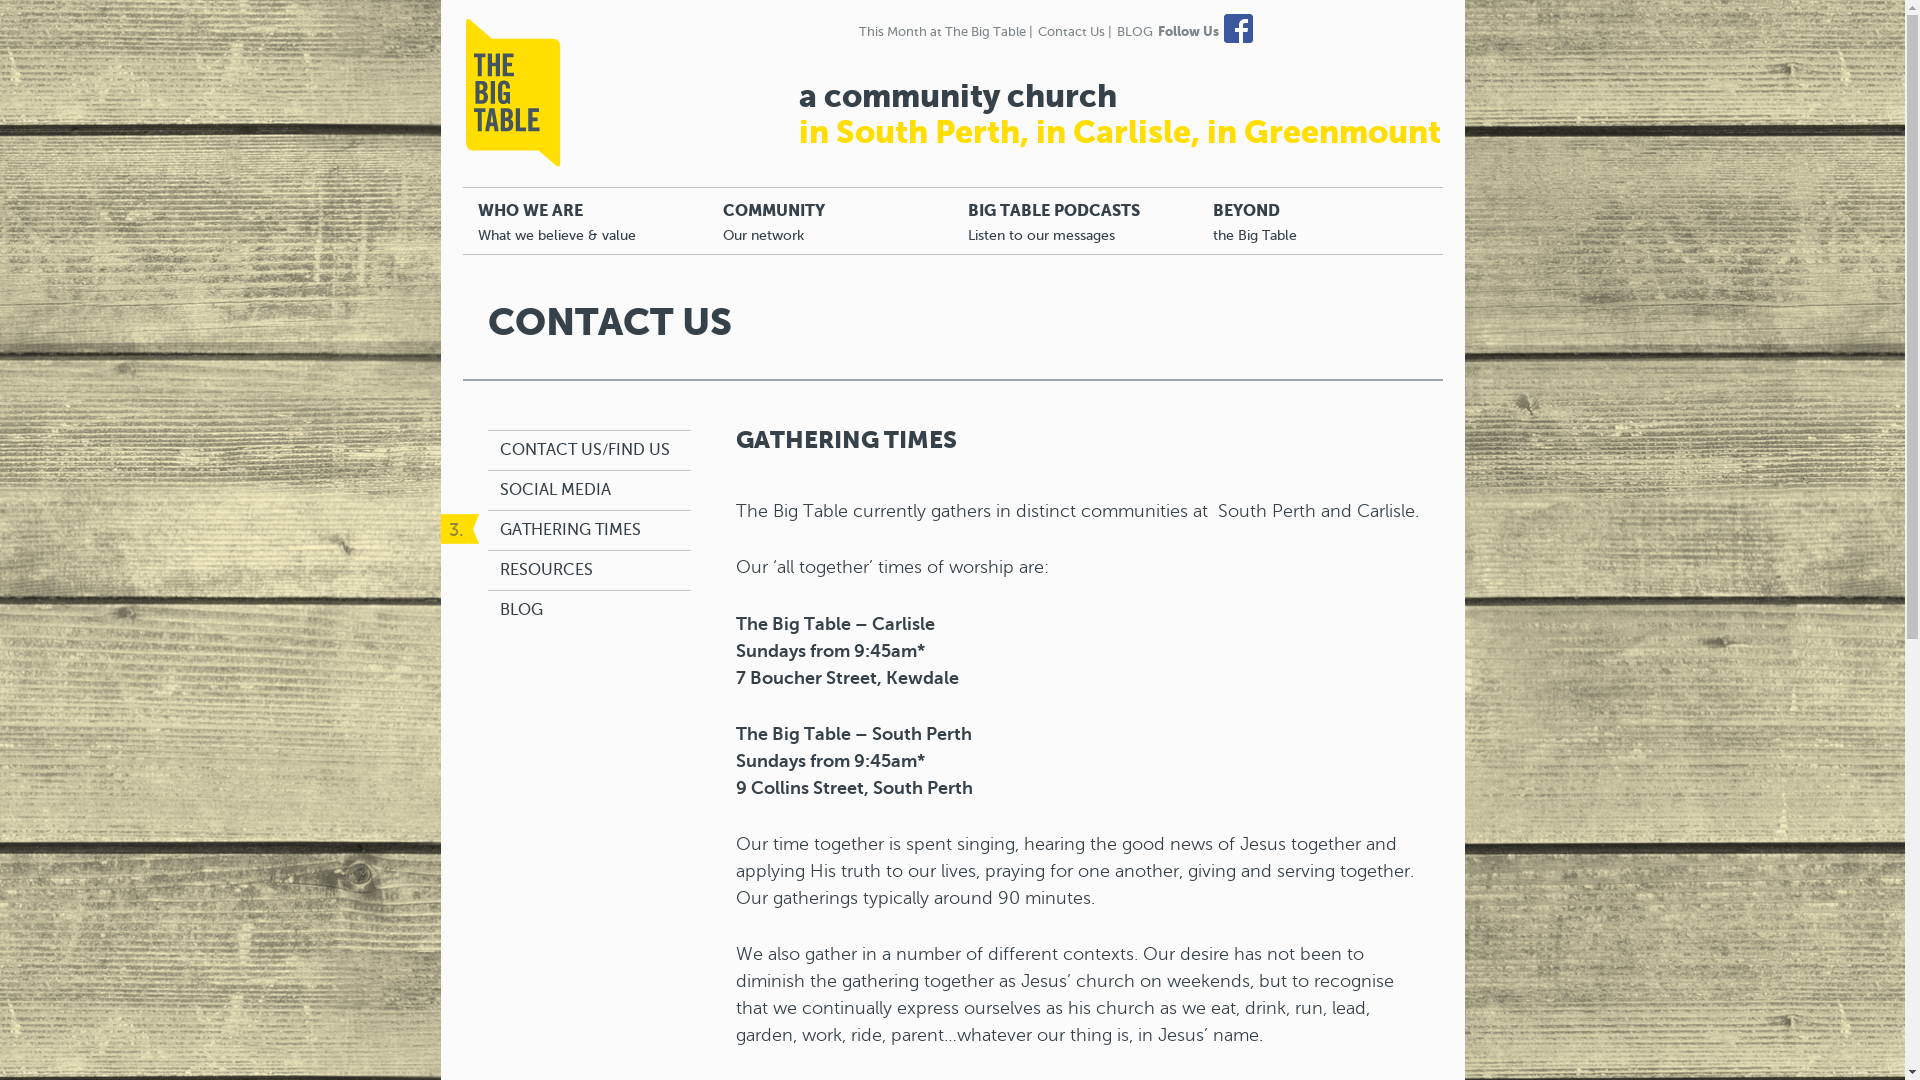 The image size is (1920, 1080). What do you see at coordinates (35, 12) in the screenshot?
I see `'Search'` at bounding box center [35, 12].